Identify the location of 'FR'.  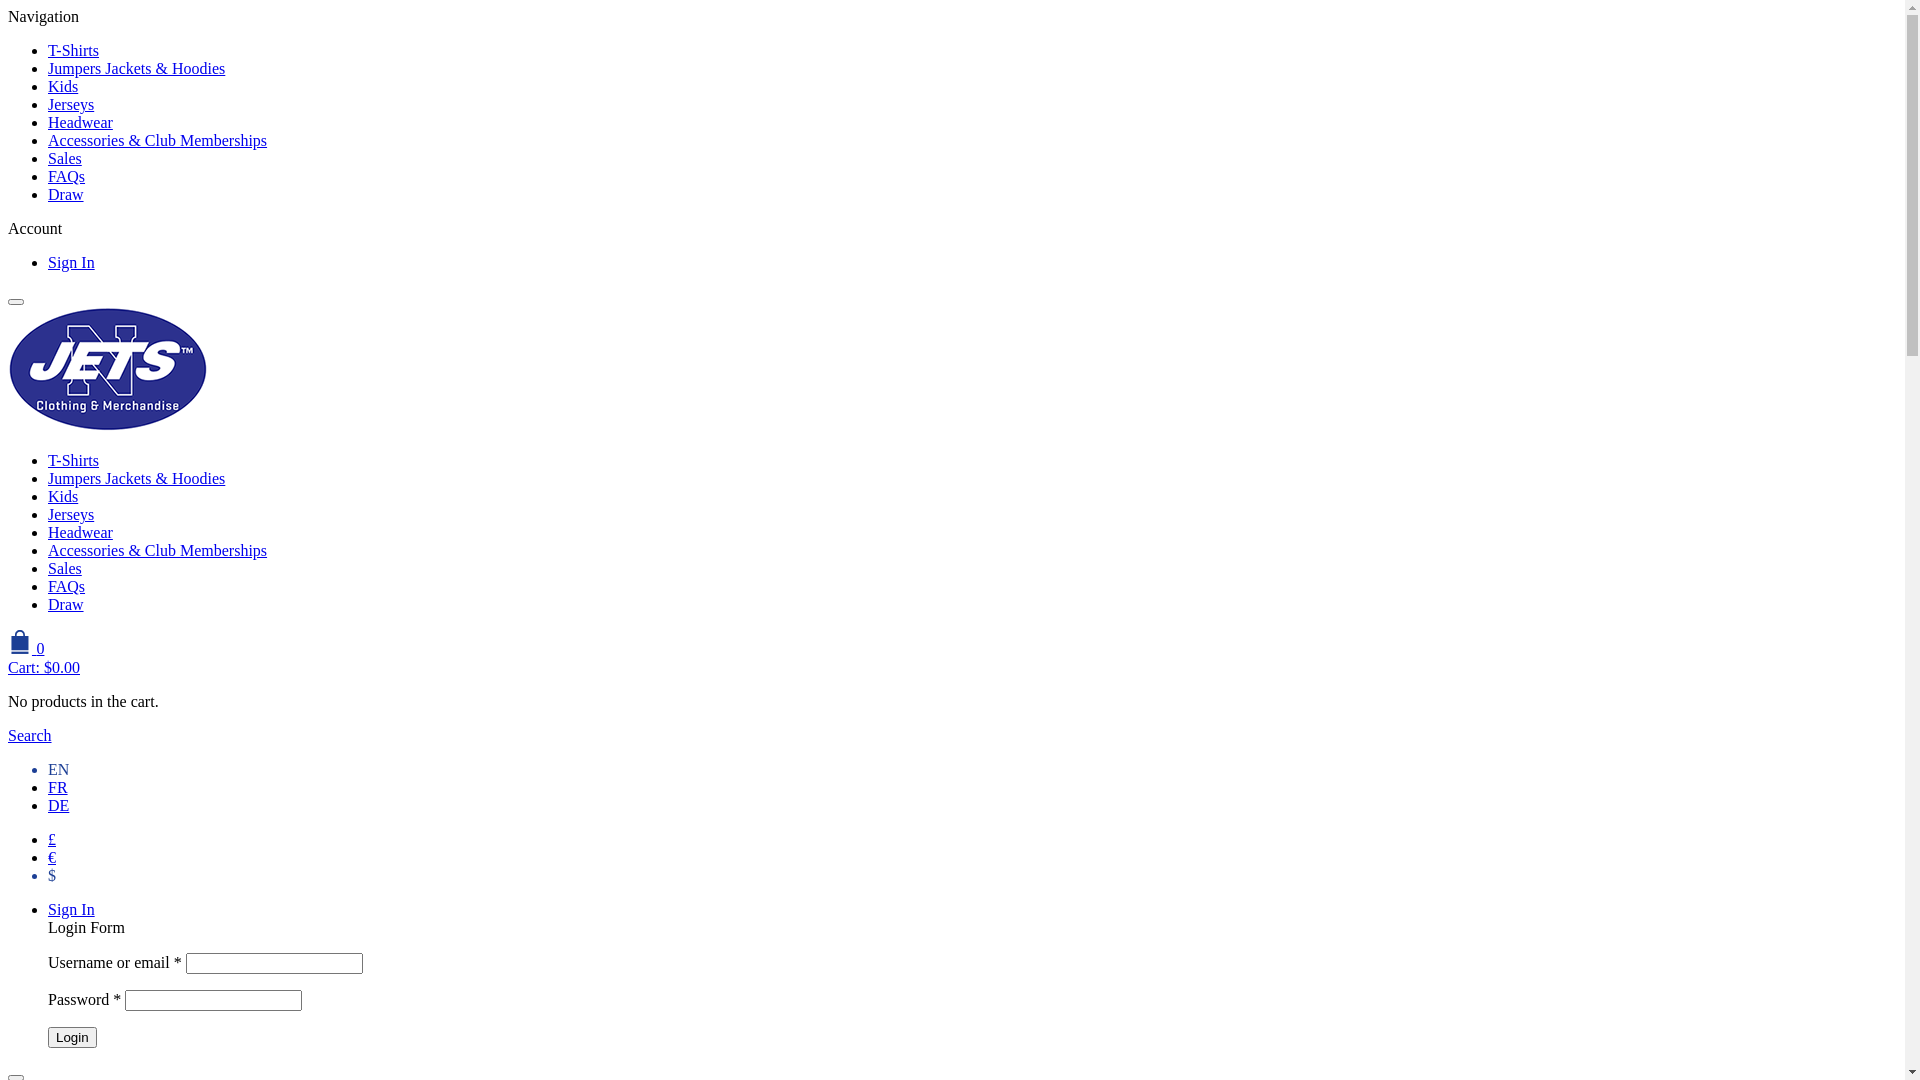
(57, 786).